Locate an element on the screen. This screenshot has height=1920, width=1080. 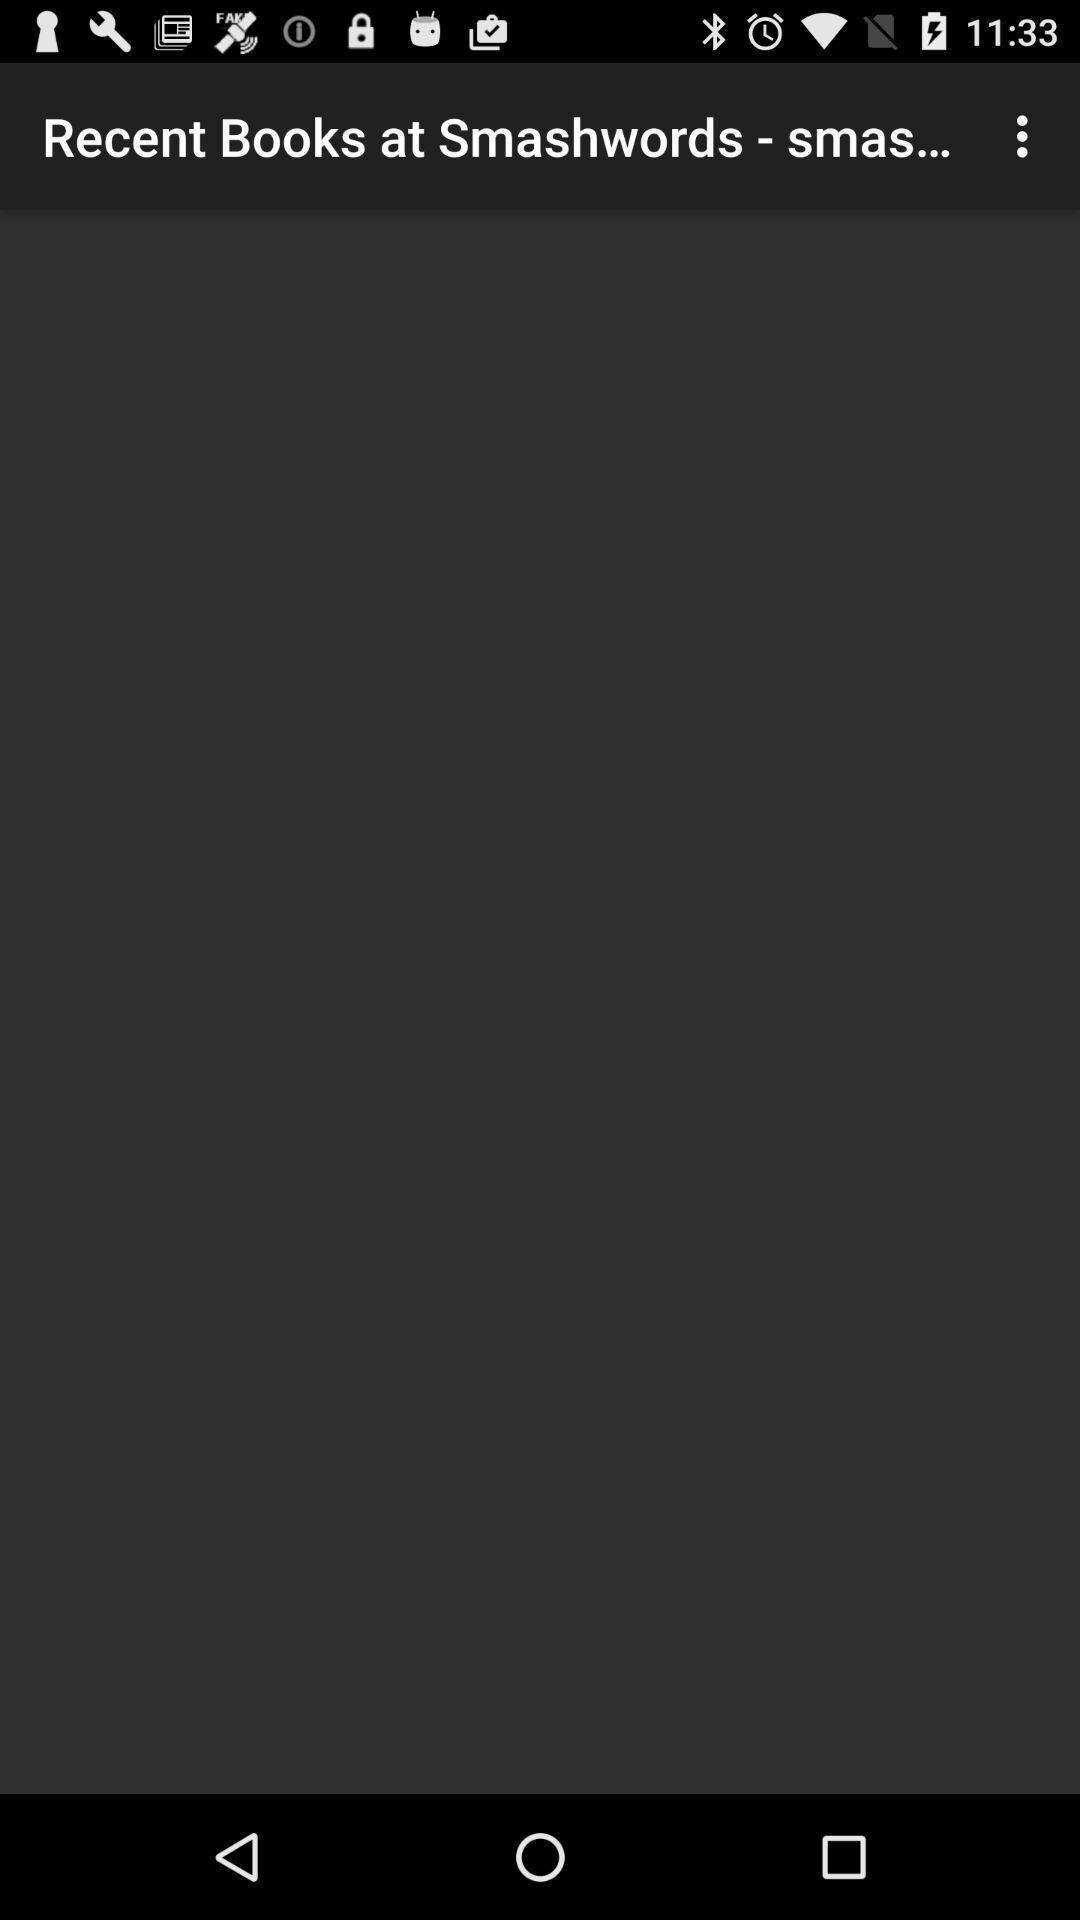
the icon next to the recent books at icon is located at coordinates (1027, 135).